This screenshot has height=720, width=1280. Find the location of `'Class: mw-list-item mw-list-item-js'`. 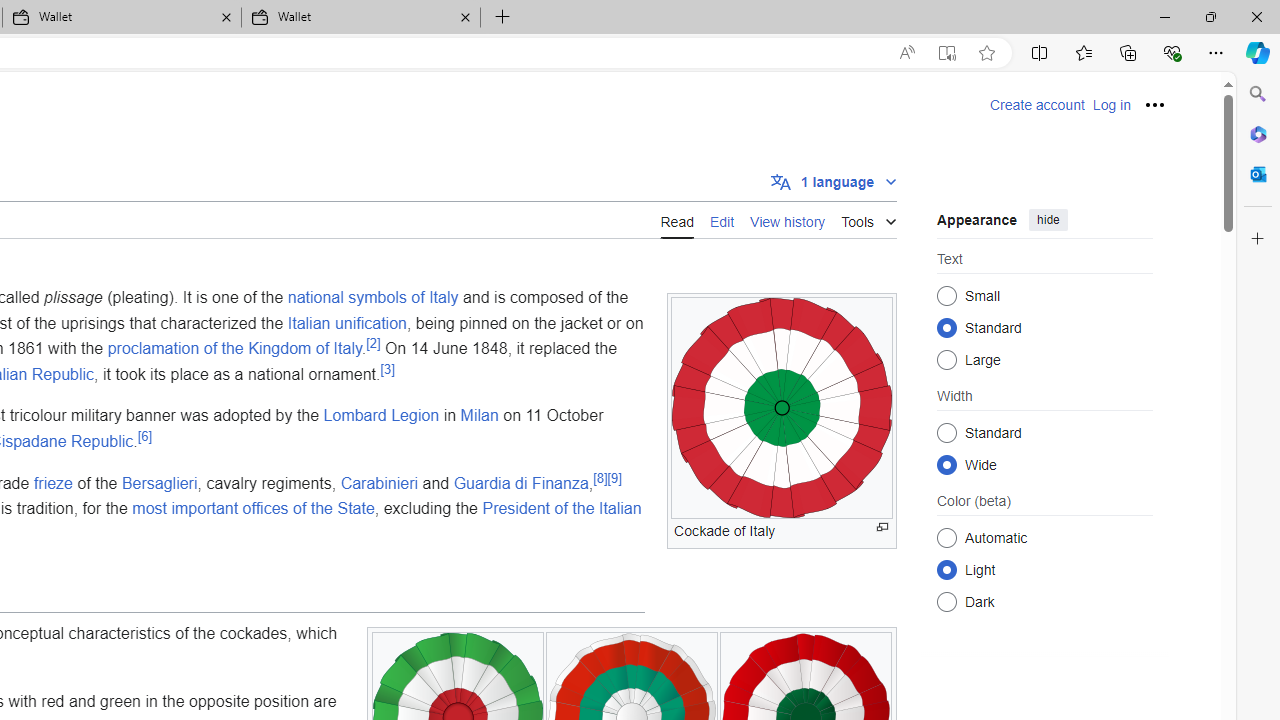

'Class: mw-list-item mw-list-item-js' is located at coordinates (1044, 569).